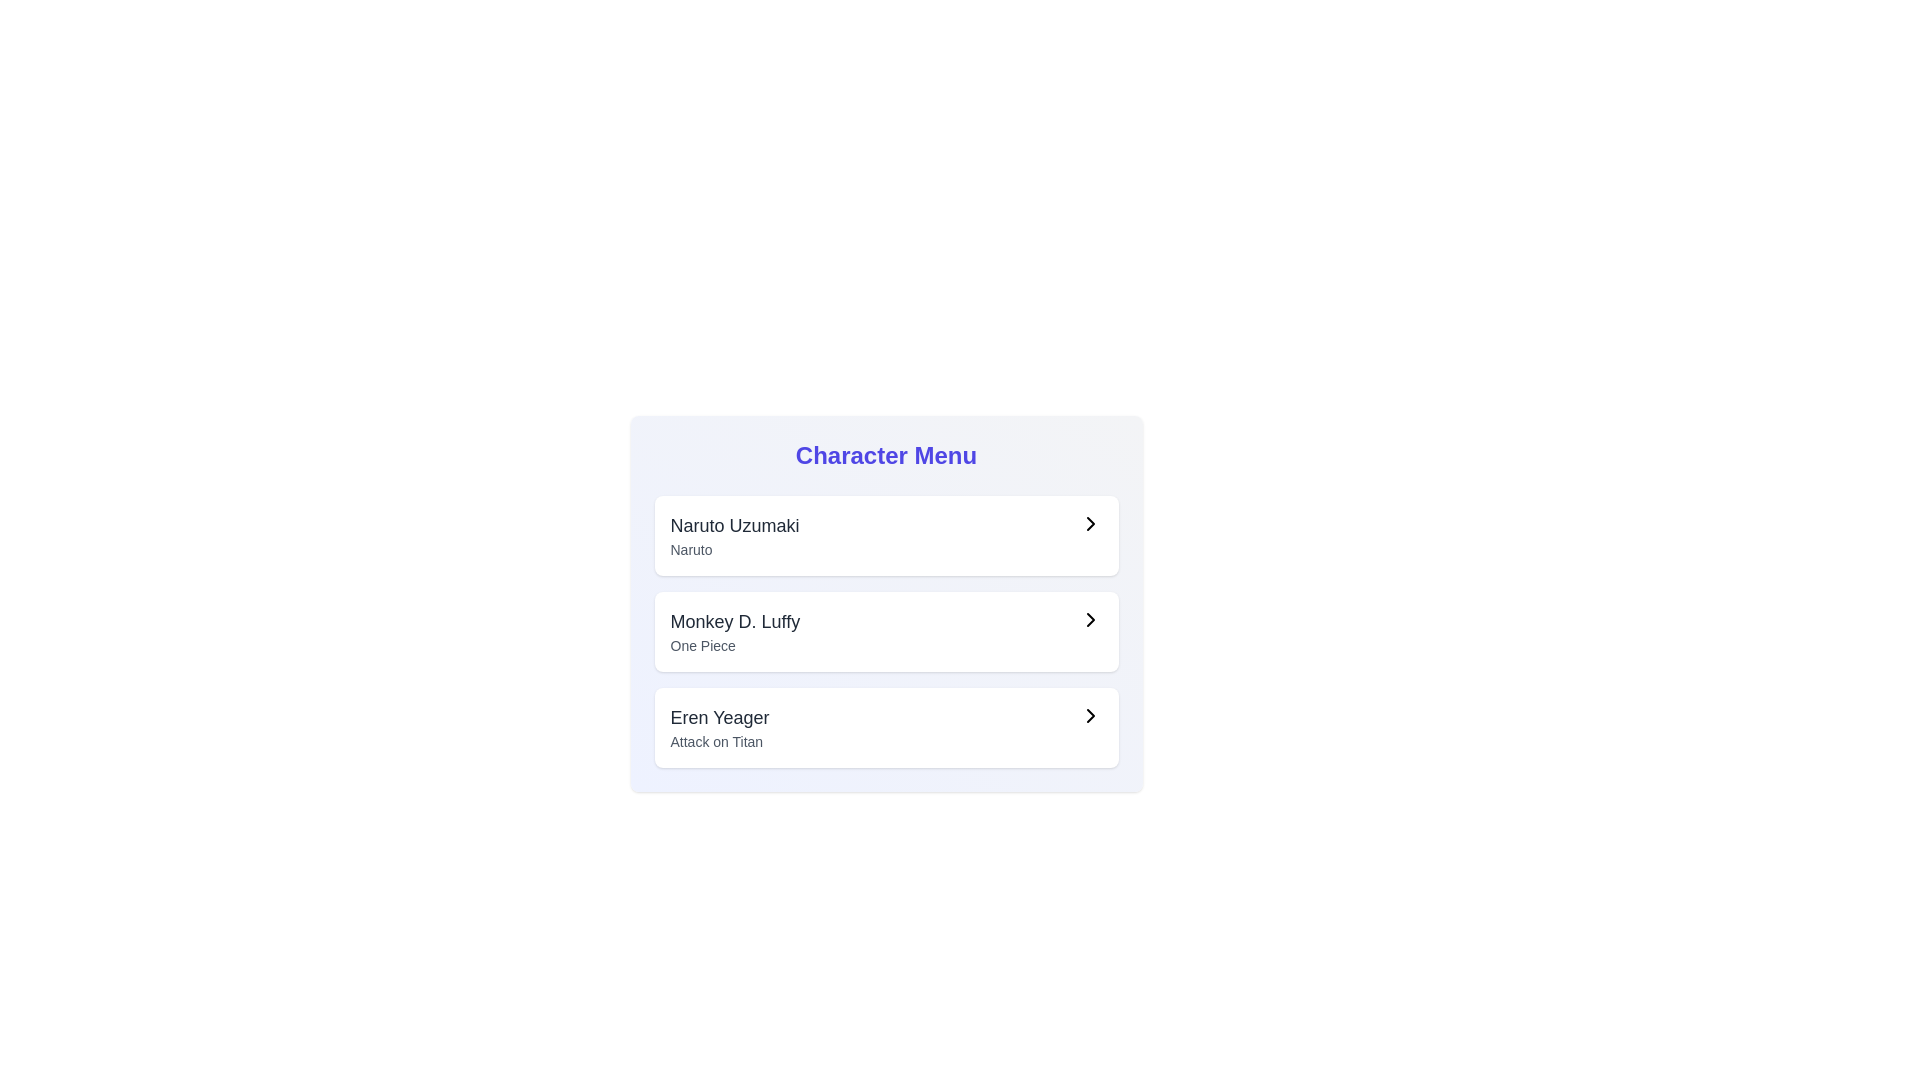 This screenshot has width=1920, height=1080. Describe the element at coordinates (1089, 715) in the screenshot. I see `the chevron icon styled as an arrow pointing to the right, located on the far-right side of the third row in the 'Character Menu' list, next to 'Eren Yeager' and 'Attack on Titan'` at that location.